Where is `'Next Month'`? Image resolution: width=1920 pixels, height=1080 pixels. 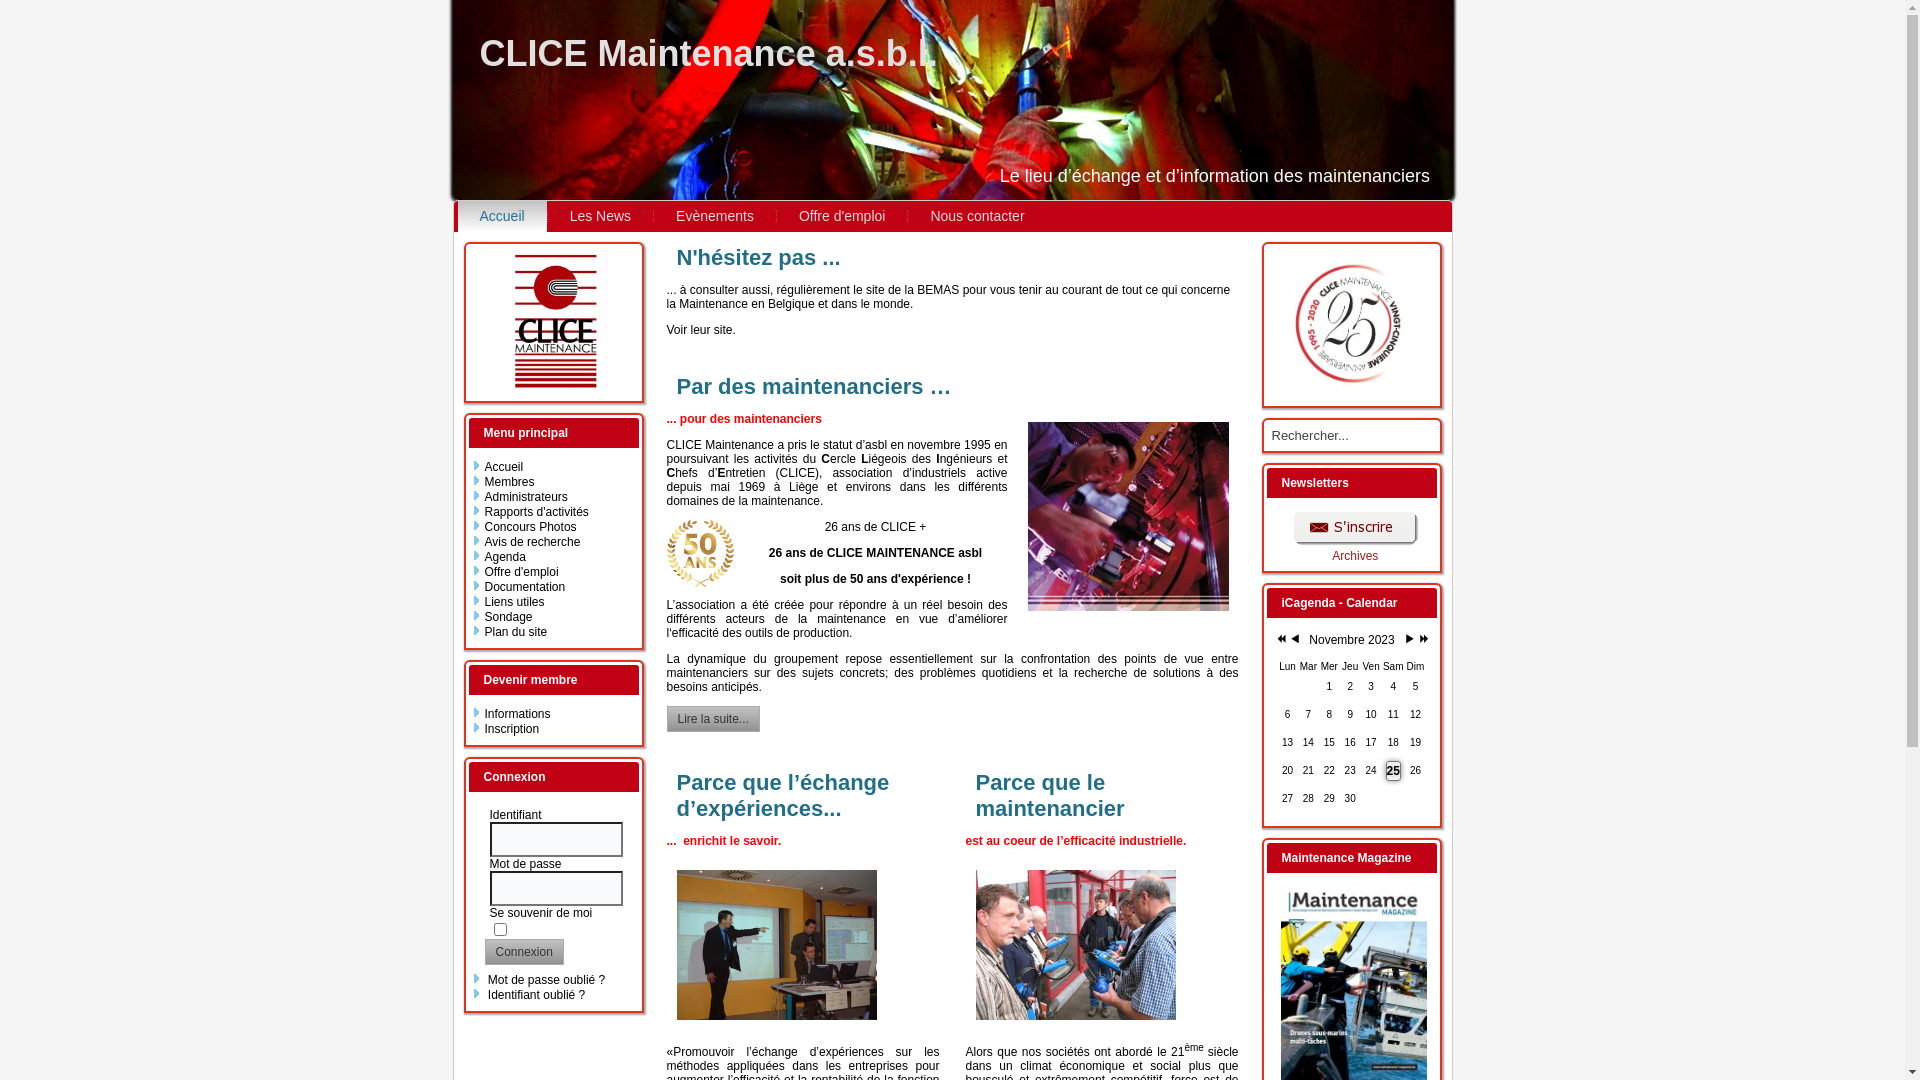
'Next Month' is located at coordinates (1402, 640).